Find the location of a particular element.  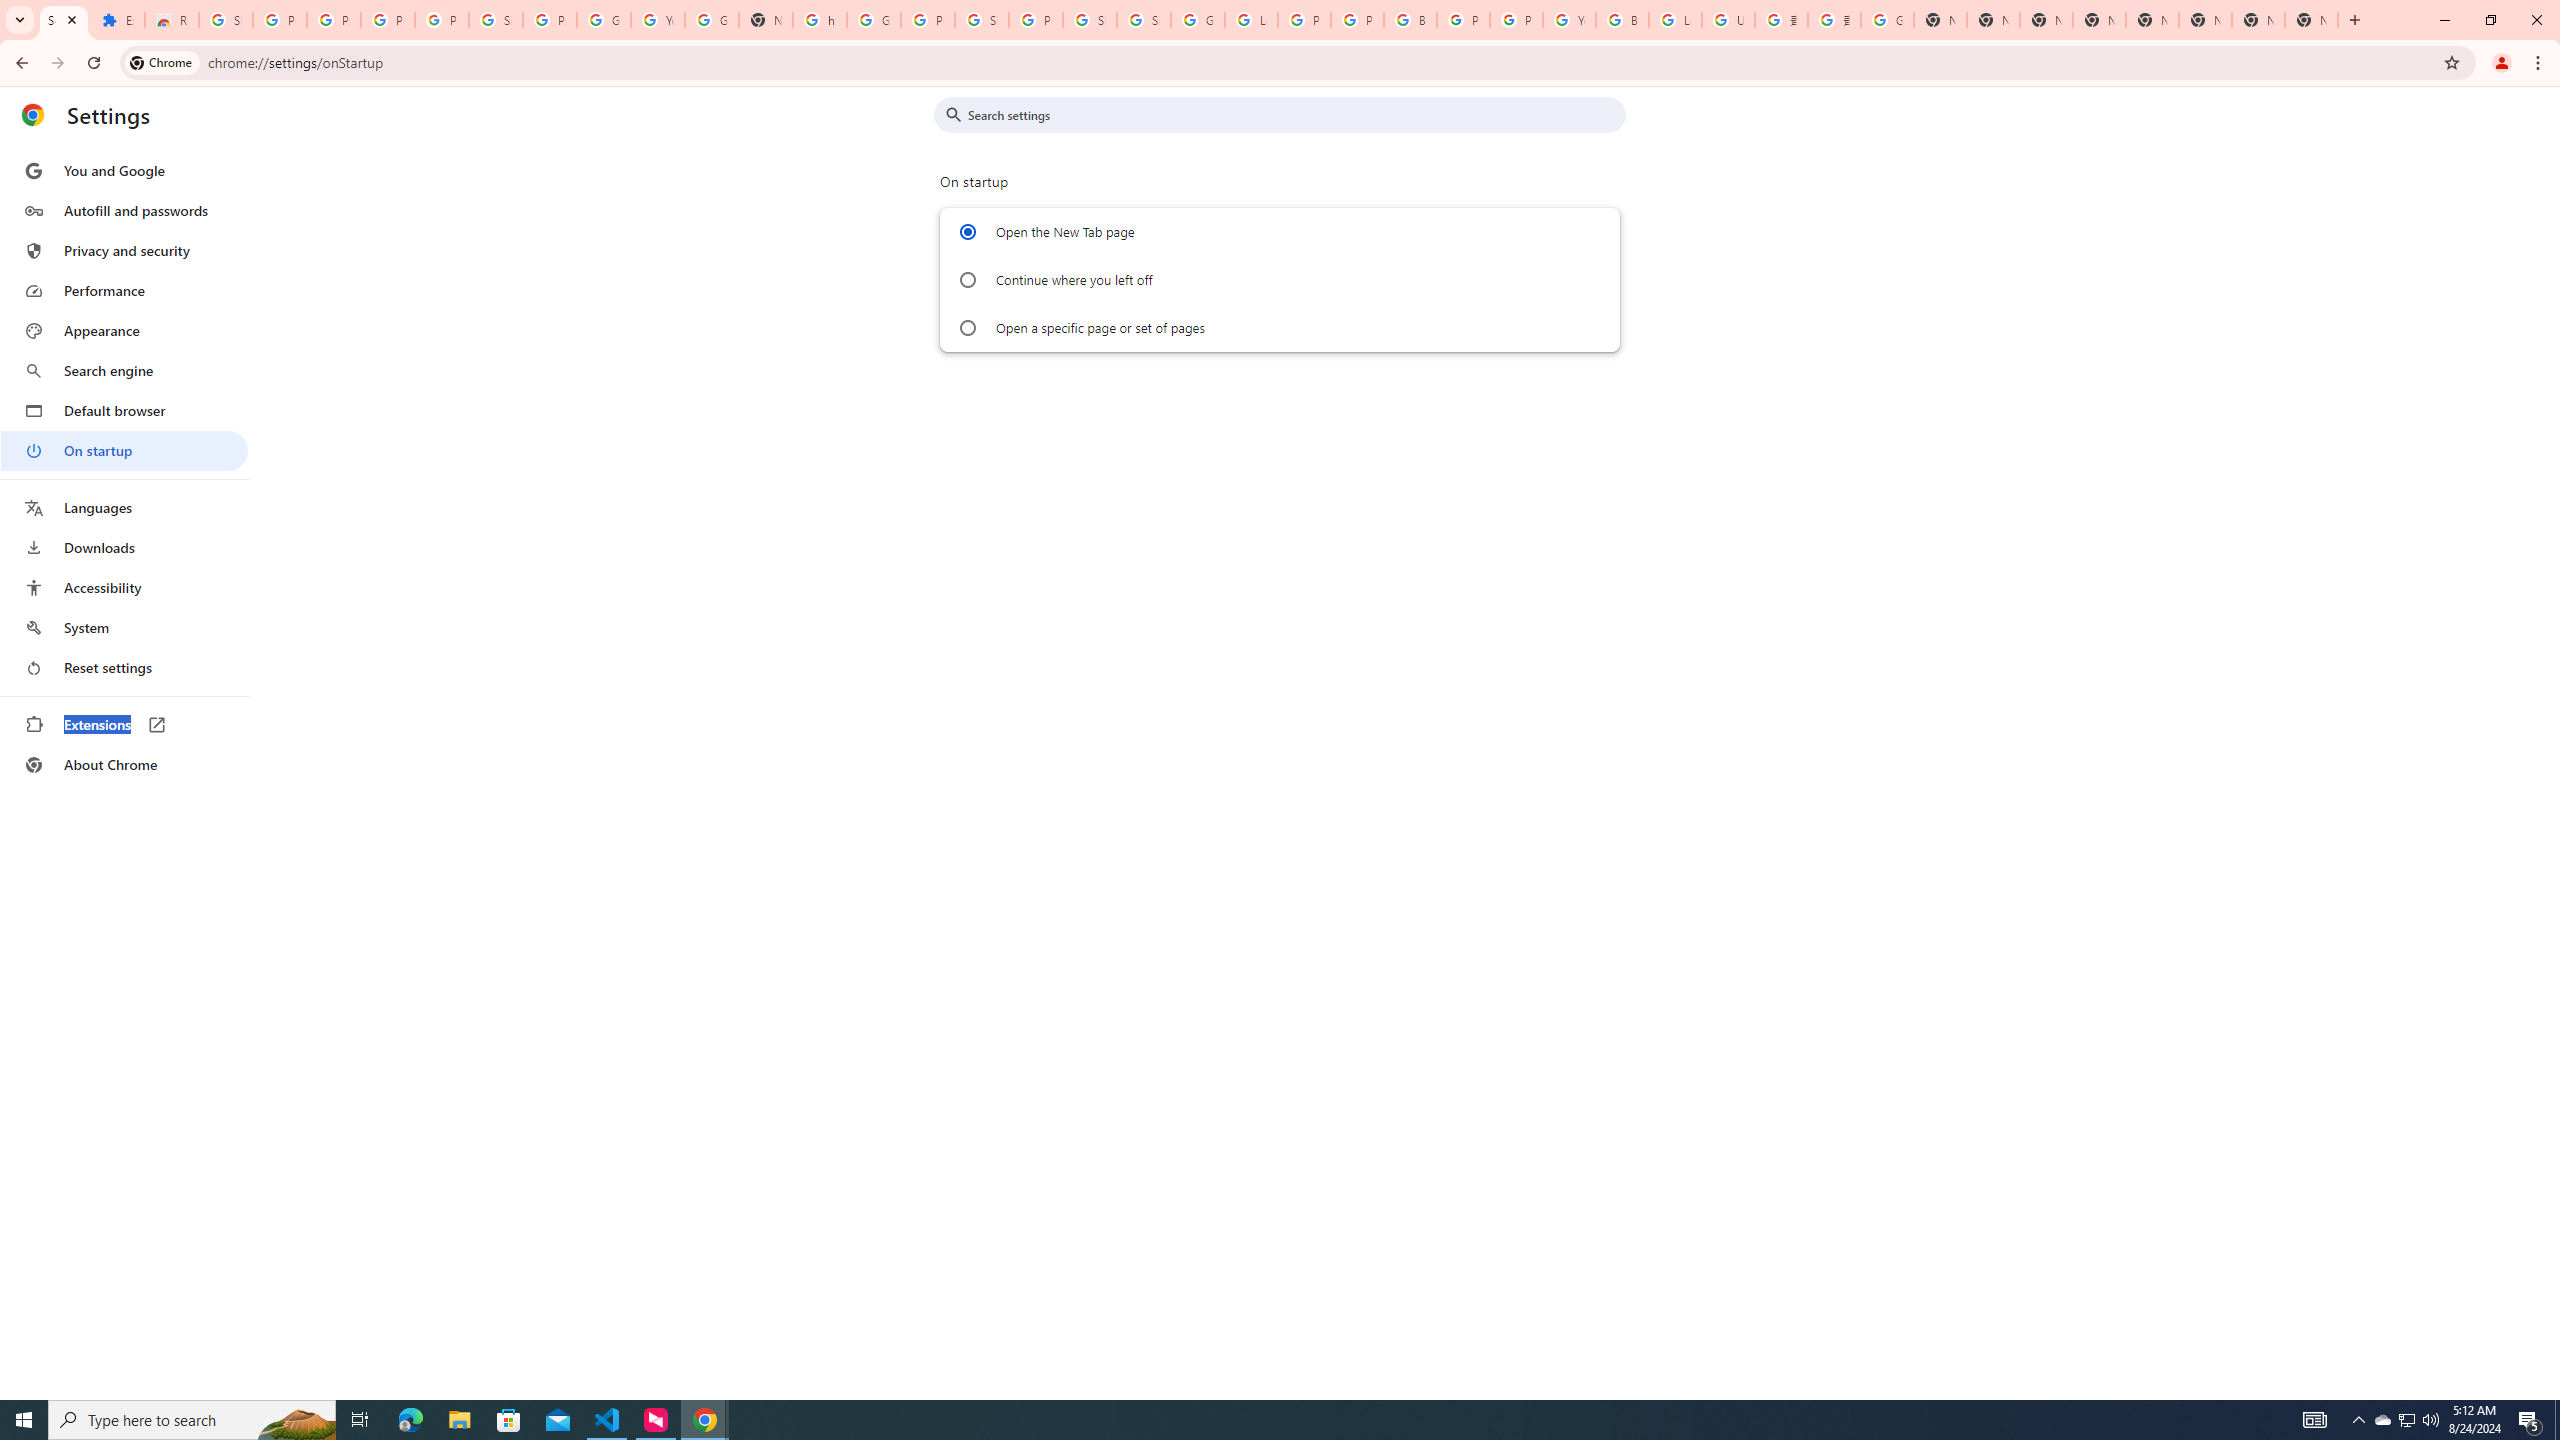

'AutomationID: menu' is located at coordinates (125, 467).